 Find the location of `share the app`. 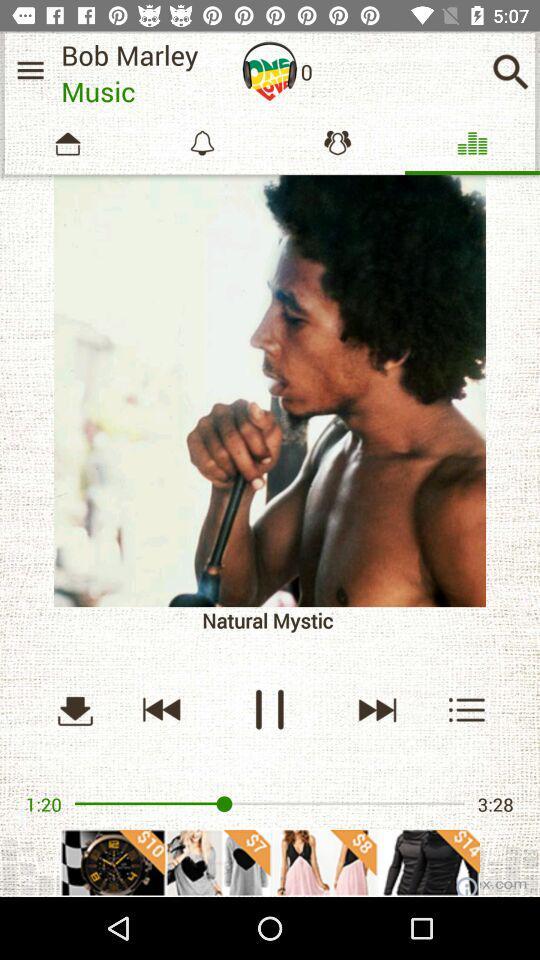

share the app is located at coordinates (270, 861).